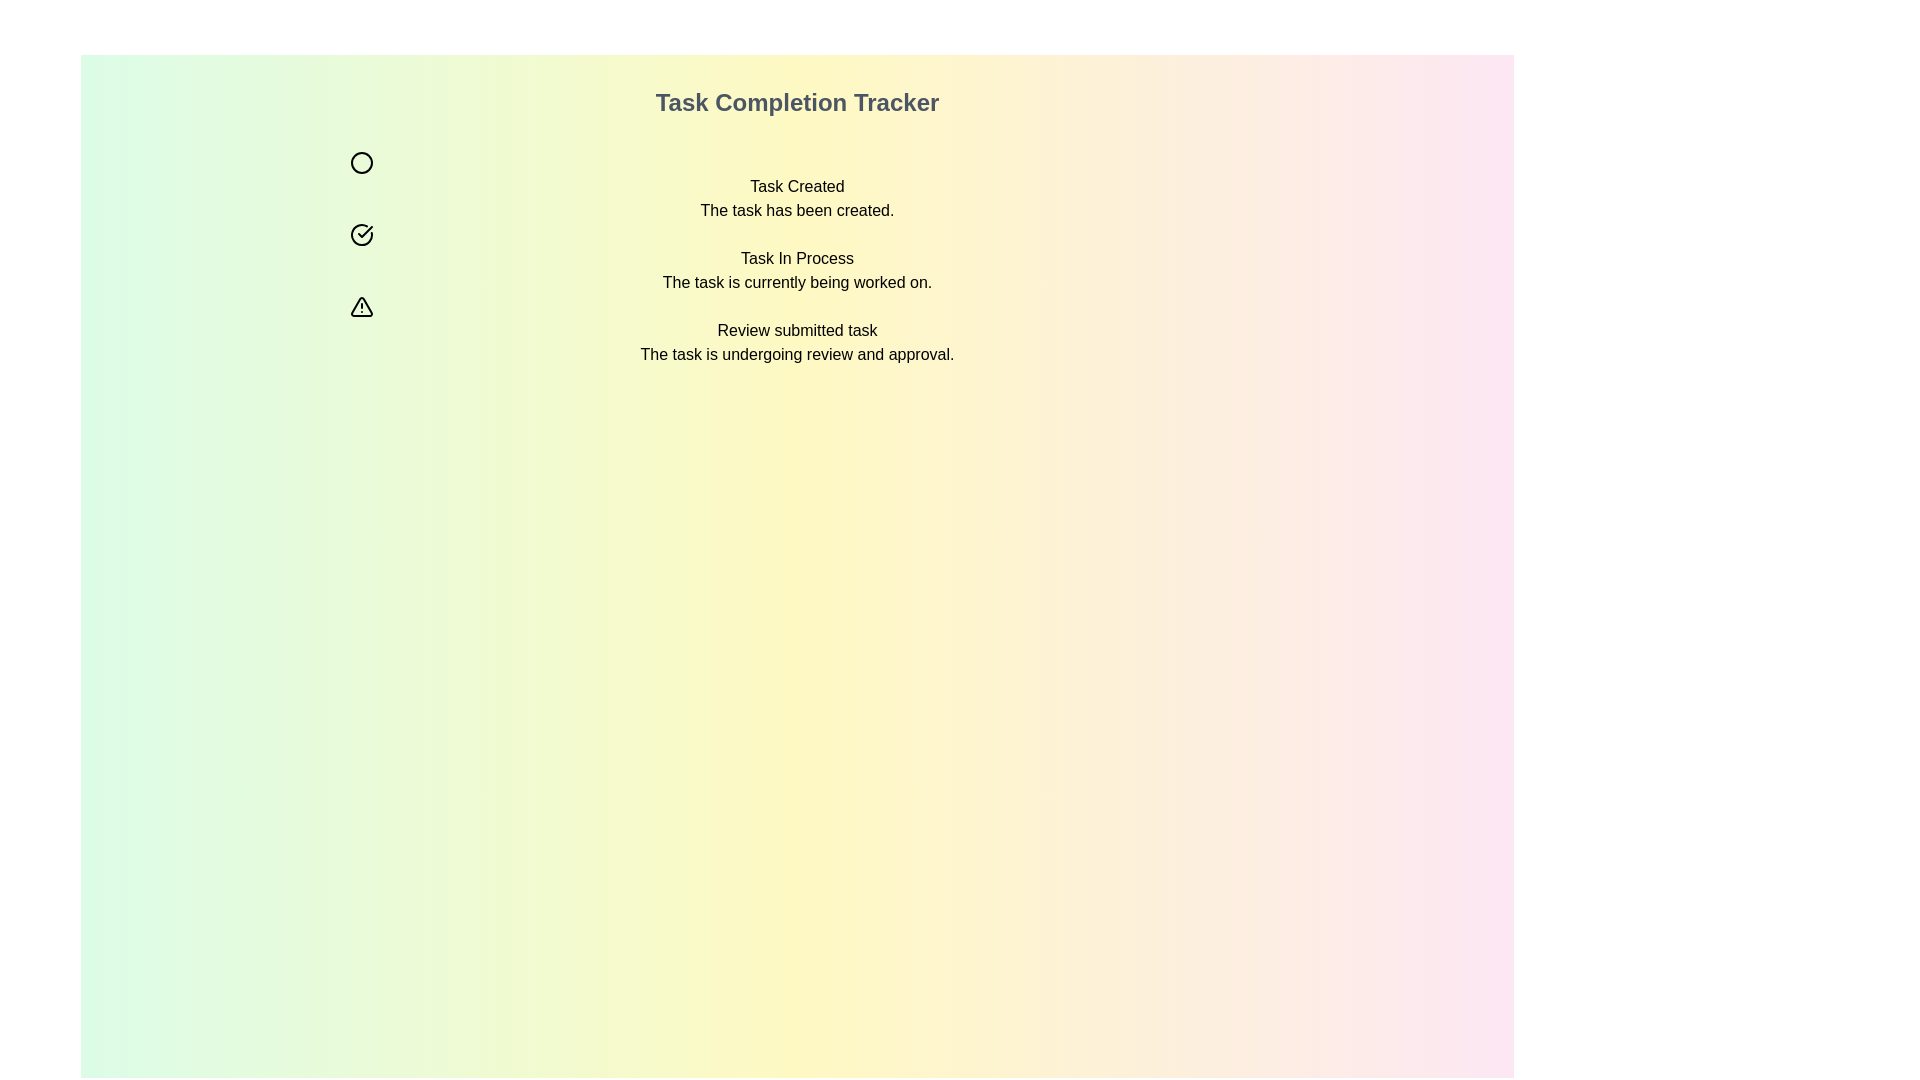 The height and width of the screenshot is (1080, 1920). What do you see at coordinates (361, 234) in the screenshot?
I see `the 'Task In Process' icon, which is the second icon in a vertical group of three, indicating an ongoing task status` at bounding box center [361, 234].